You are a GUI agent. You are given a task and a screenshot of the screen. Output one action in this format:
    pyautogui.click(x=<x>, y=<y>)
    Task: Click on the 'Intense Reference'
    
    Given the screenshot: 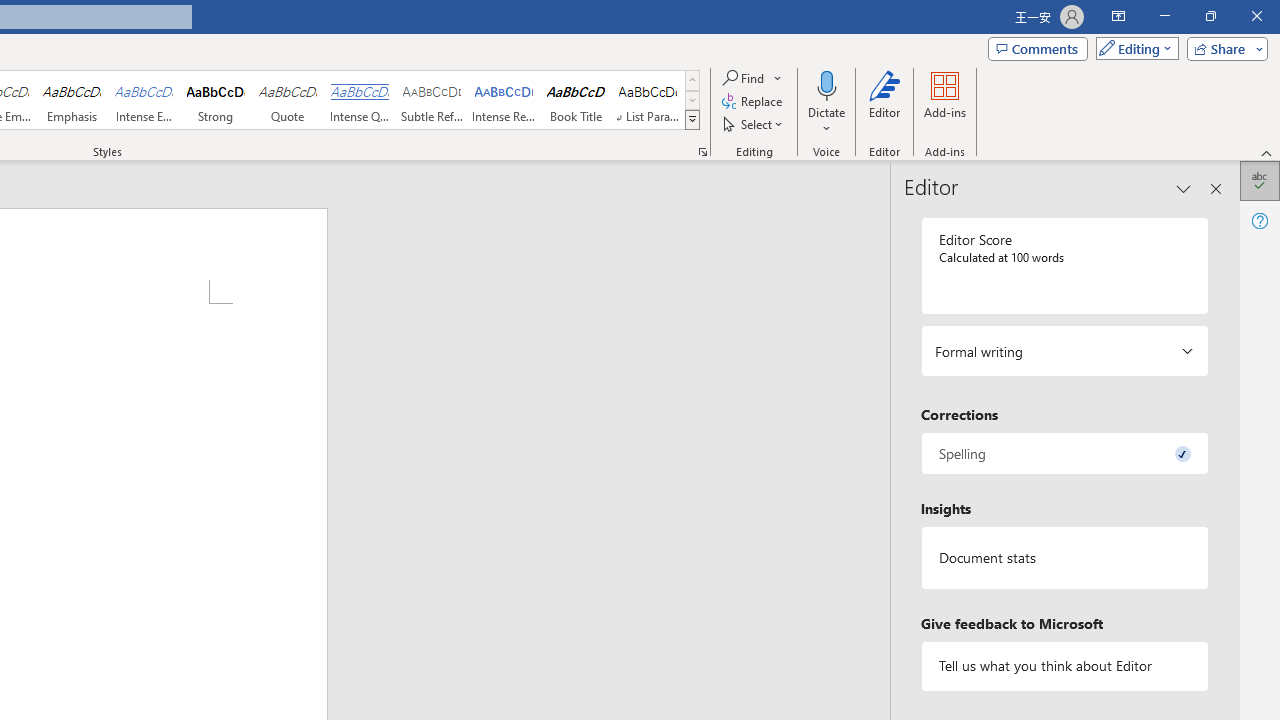 What is the action you would take?
    pyautogui.click(x=504, y=100)
    